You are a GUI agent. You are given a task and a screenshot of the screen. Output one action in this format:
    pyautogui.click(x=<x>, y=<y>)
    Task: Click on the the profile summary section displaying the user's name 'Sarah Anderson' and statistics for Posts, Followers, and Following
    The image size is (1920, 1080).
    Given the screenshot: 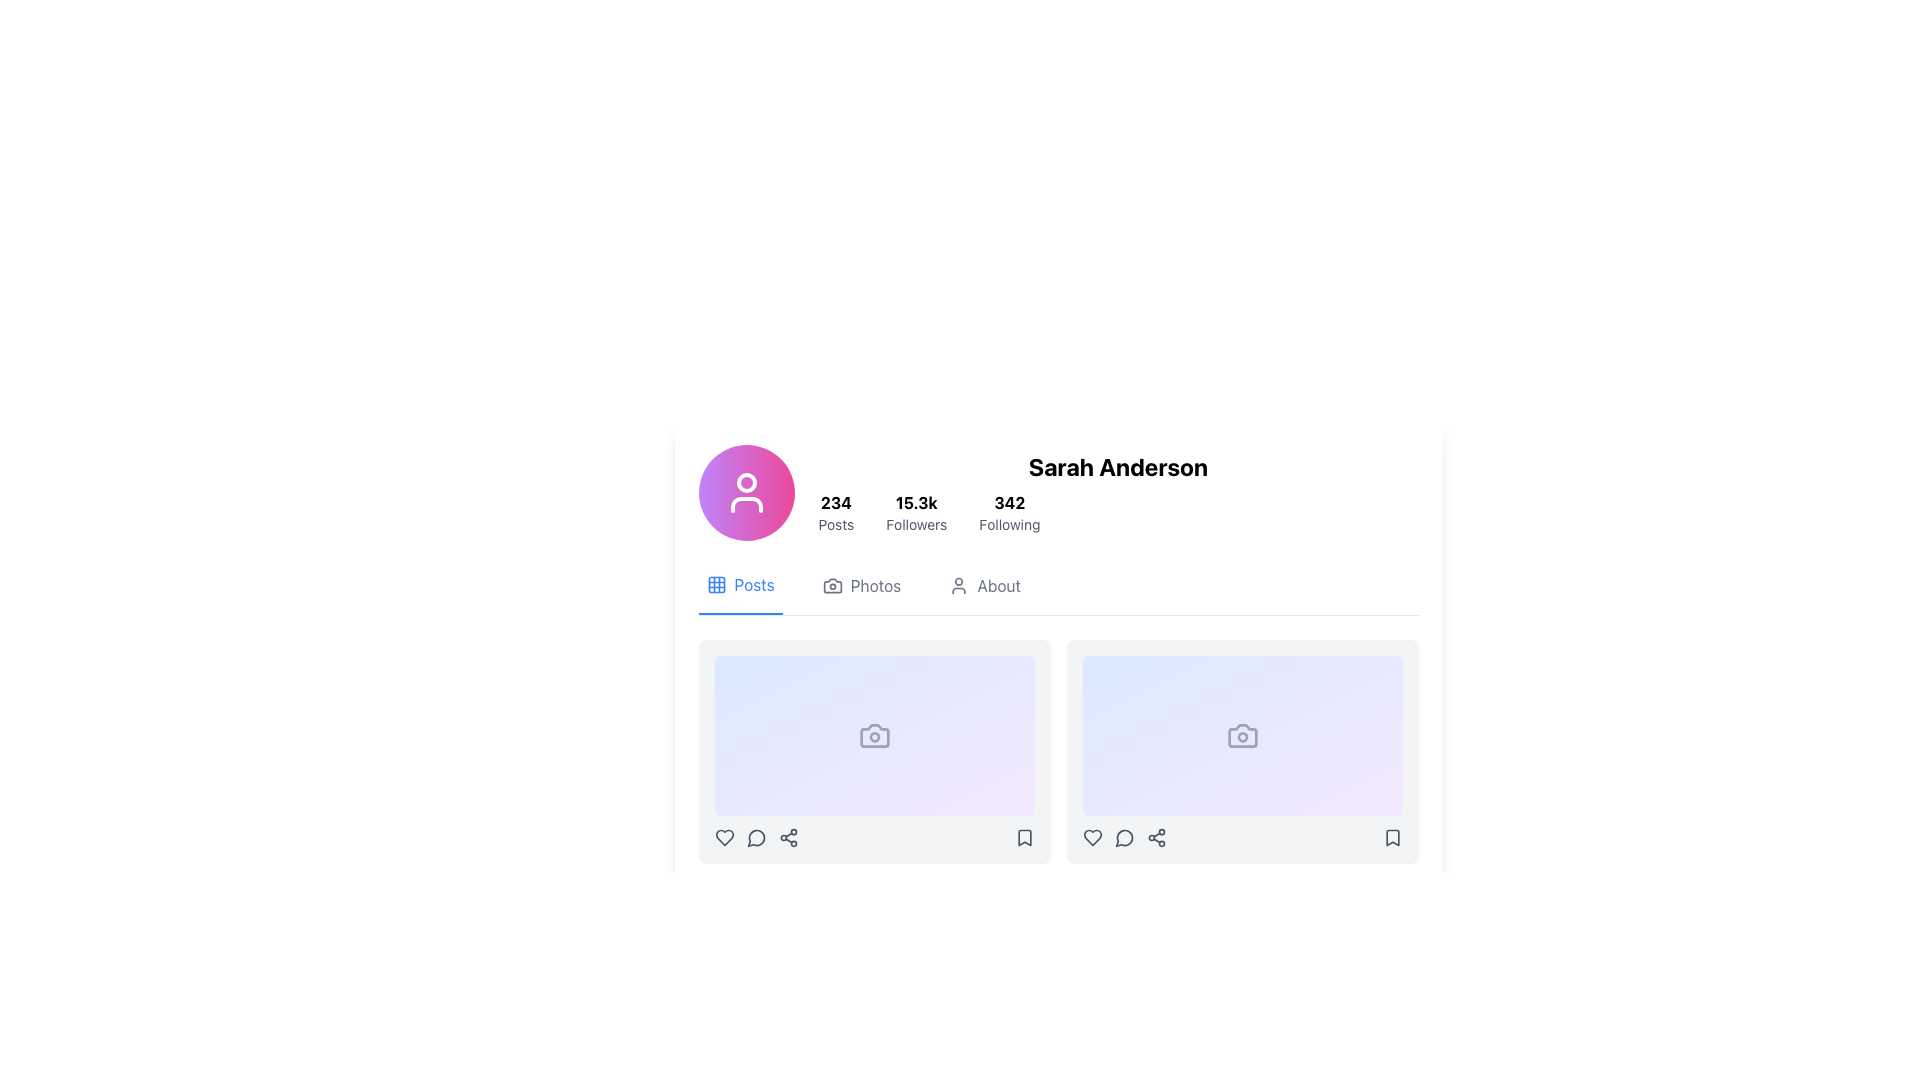 What is the action you would take?
    pyautogui.click(x=1117, y=493)
    